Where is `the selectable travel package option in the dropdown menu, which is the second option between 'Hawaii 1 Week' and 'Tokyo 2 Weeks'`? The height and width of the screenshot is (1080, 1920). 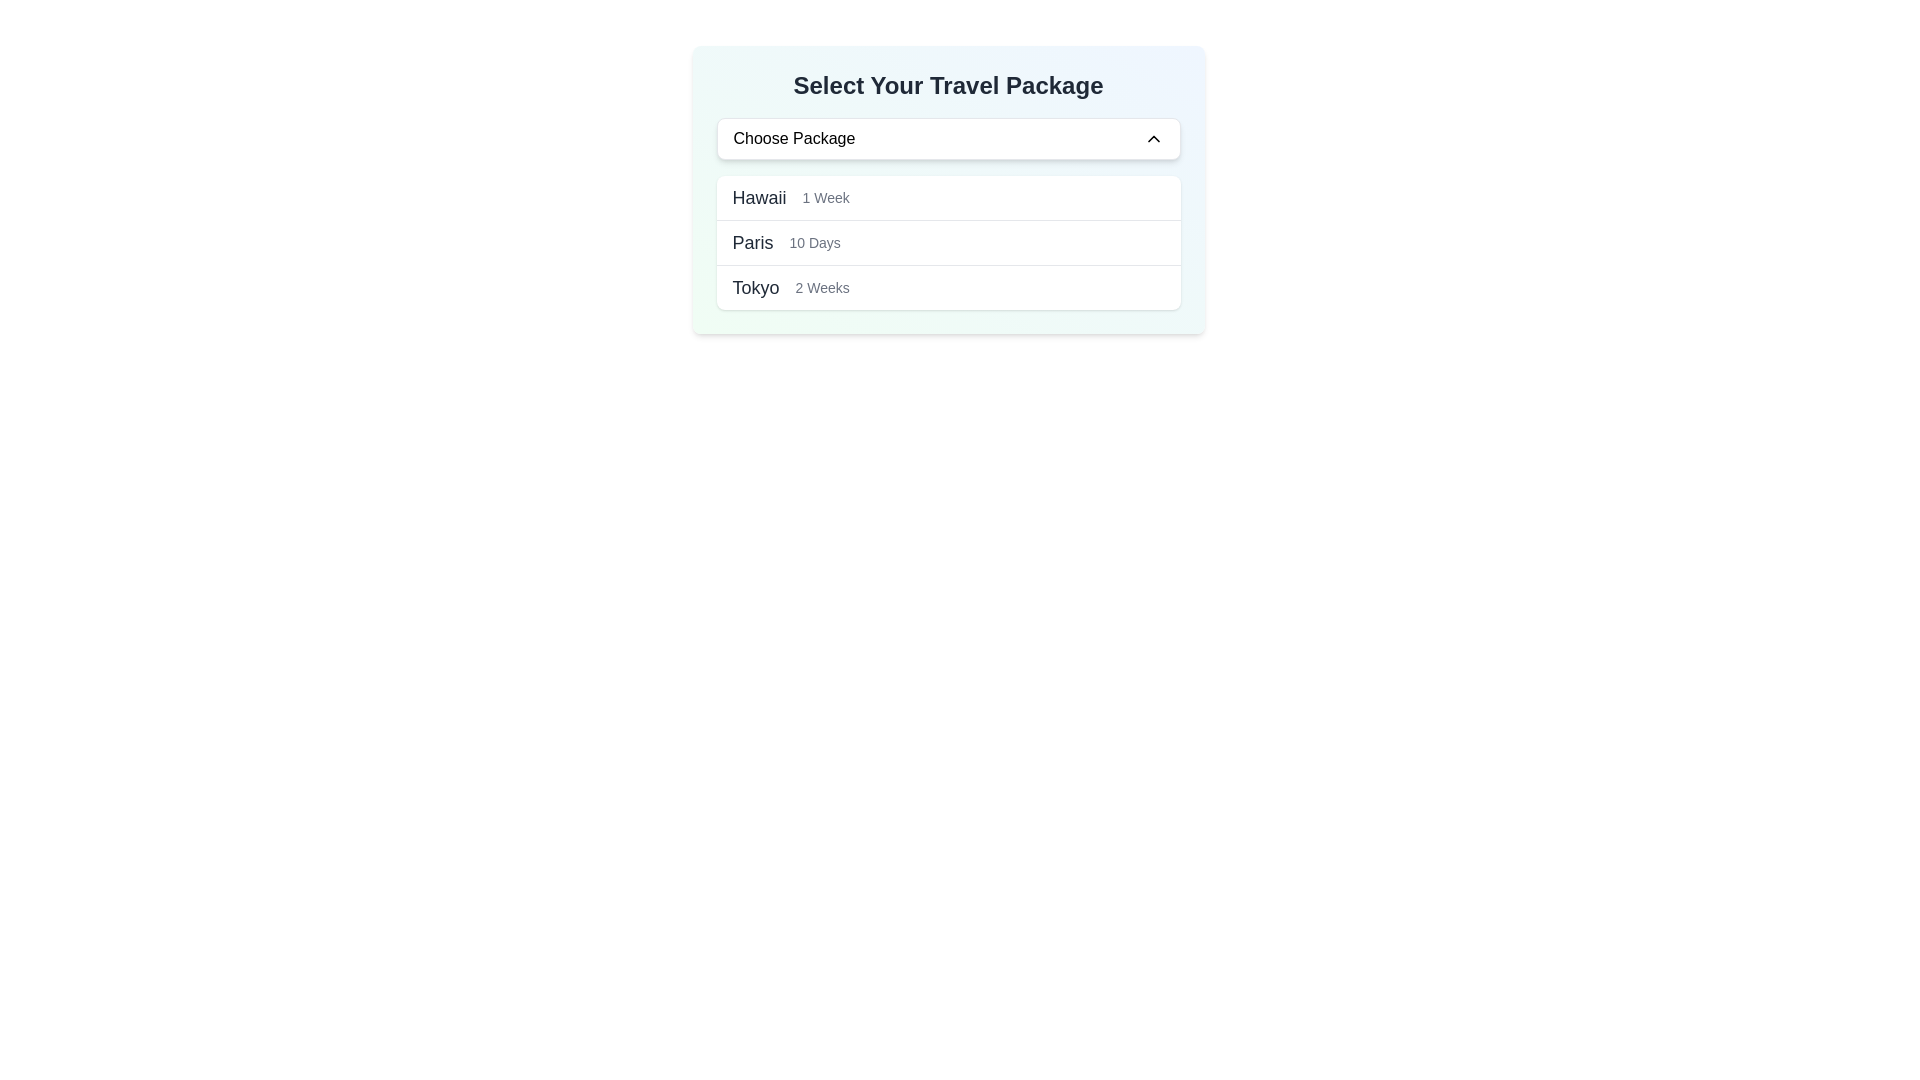
the selectable travel package option in the dropdown menu, which is the second option between 'Hawaii 1 Week' and 'Tokyo 2 Weeks' is located at coordinates (947, 241).